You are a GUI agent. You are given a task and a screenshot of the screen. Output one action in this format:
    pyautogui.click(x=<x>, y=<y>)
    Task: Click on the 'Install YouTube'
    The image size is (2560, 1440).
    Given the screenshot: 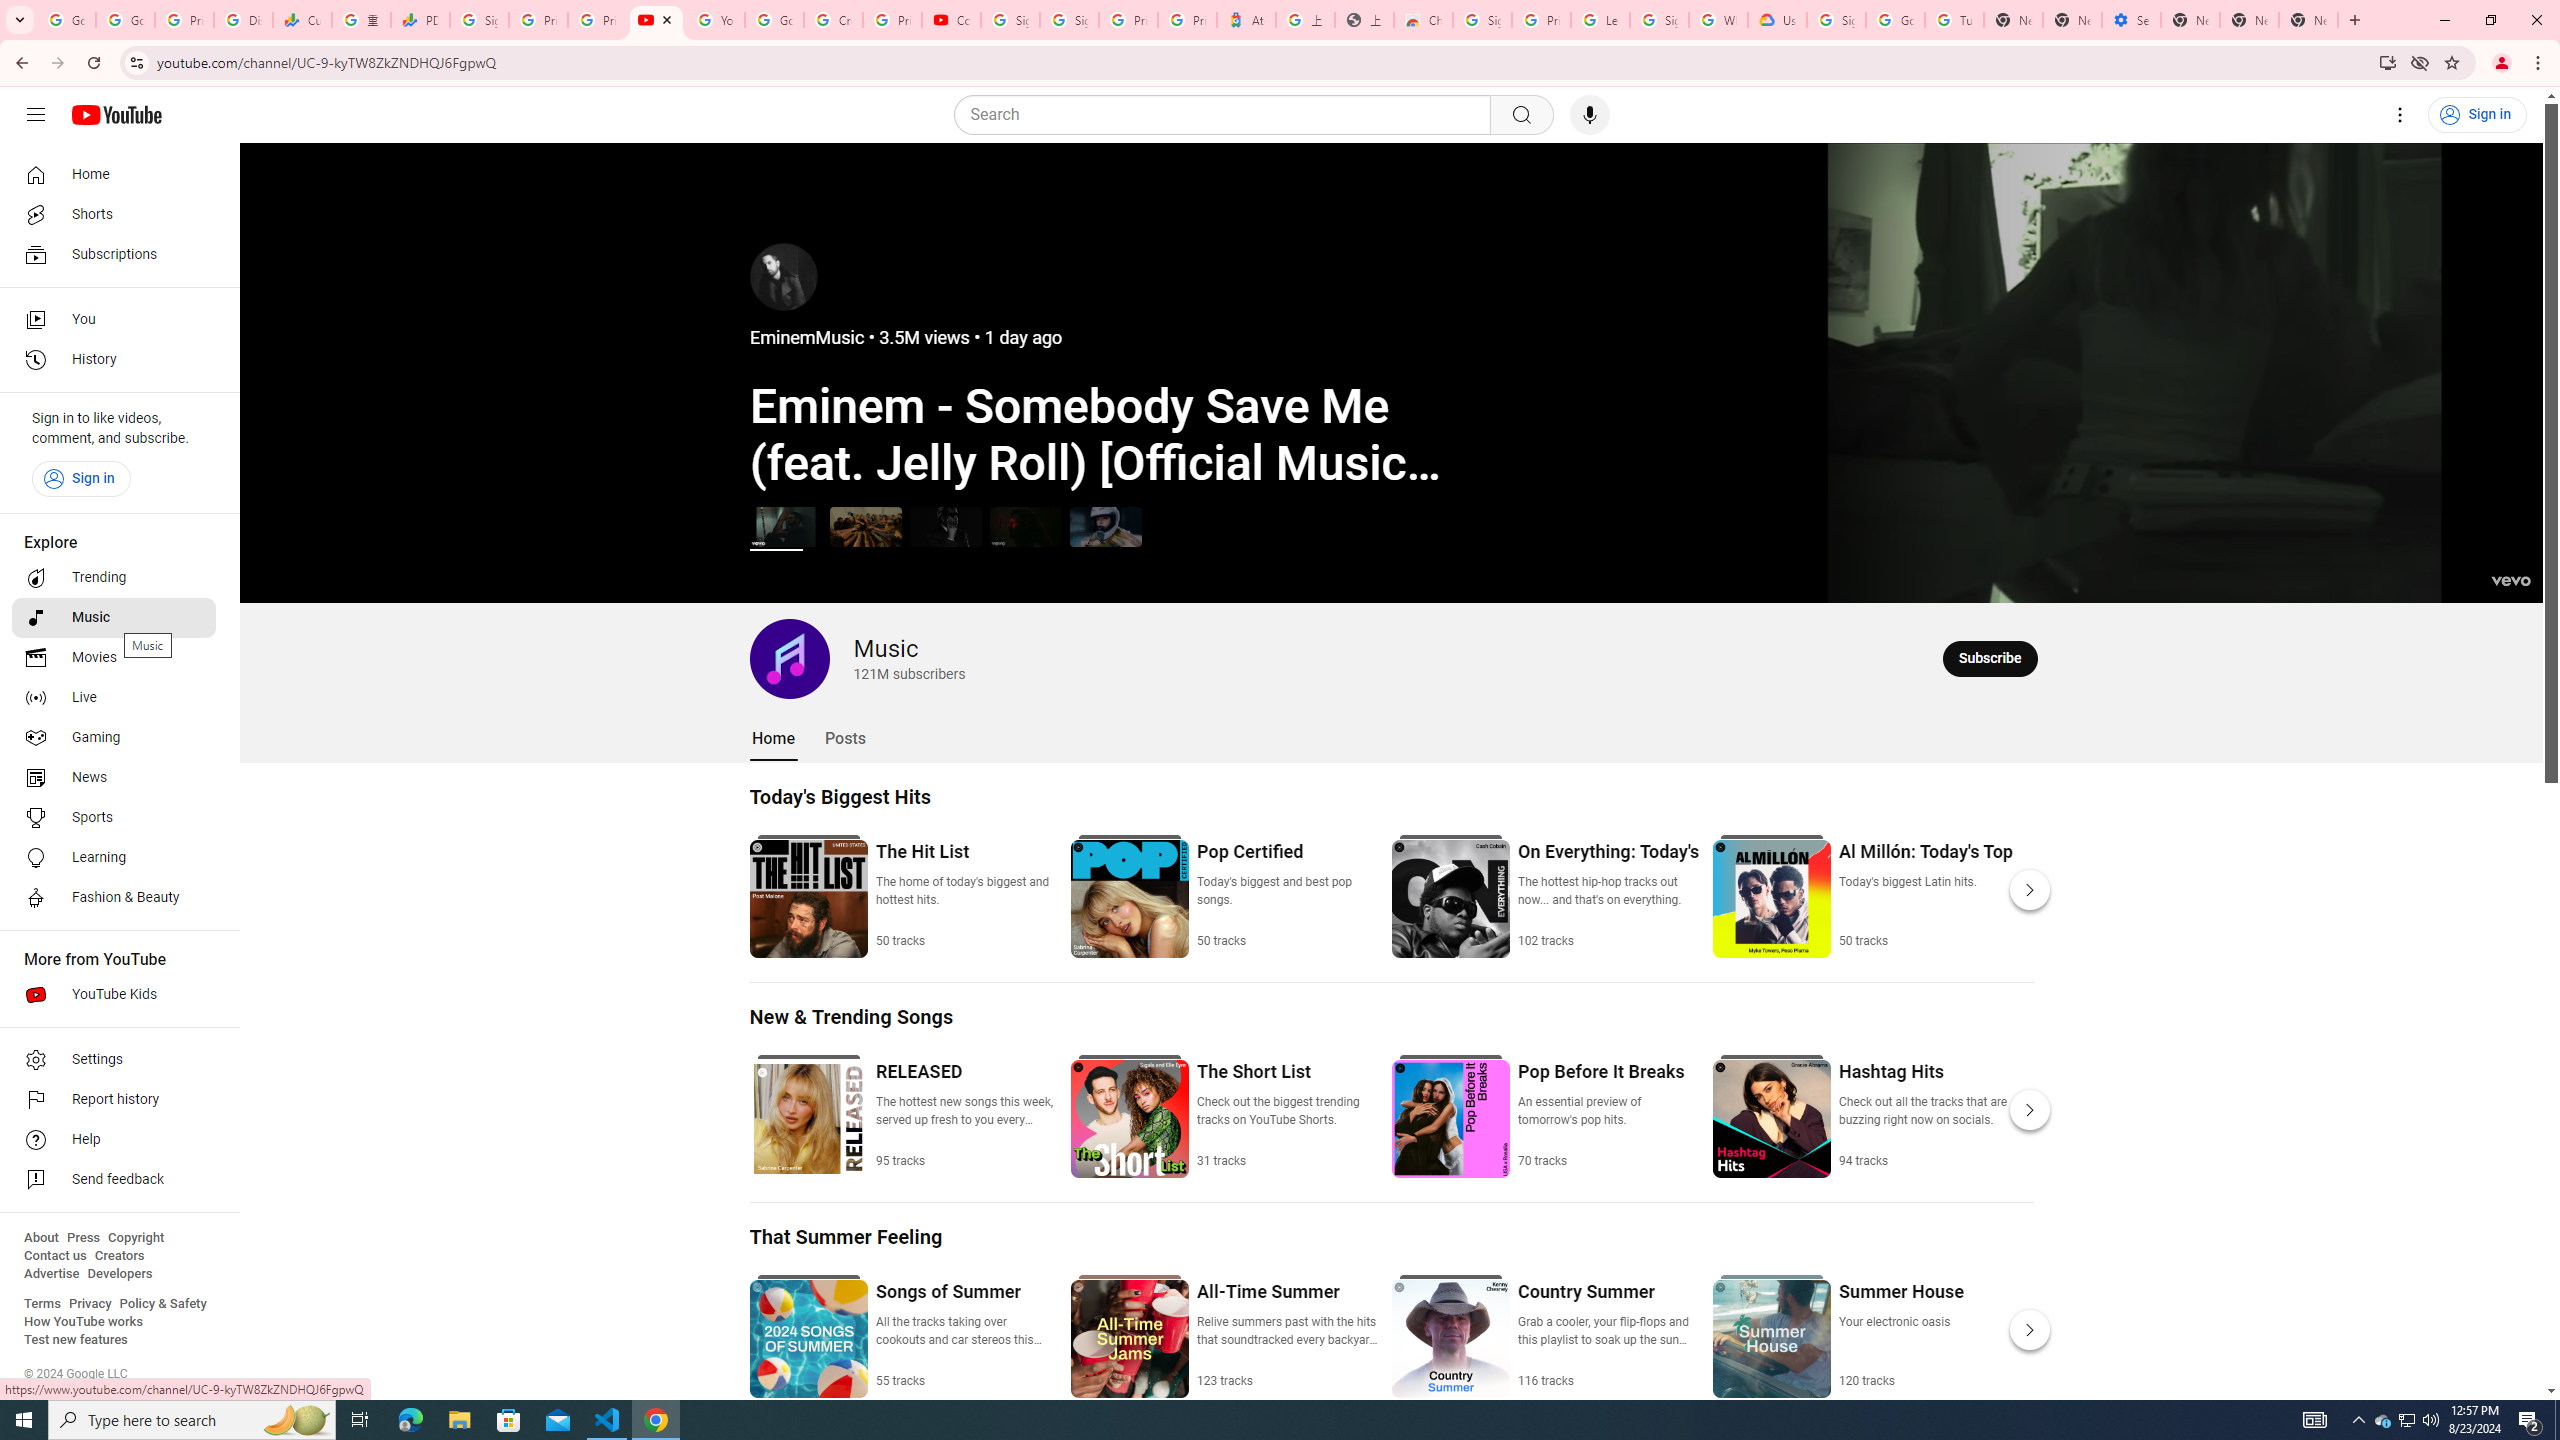 What is the action you would take?
    pyautogui.click(x=2388, y=61)
    